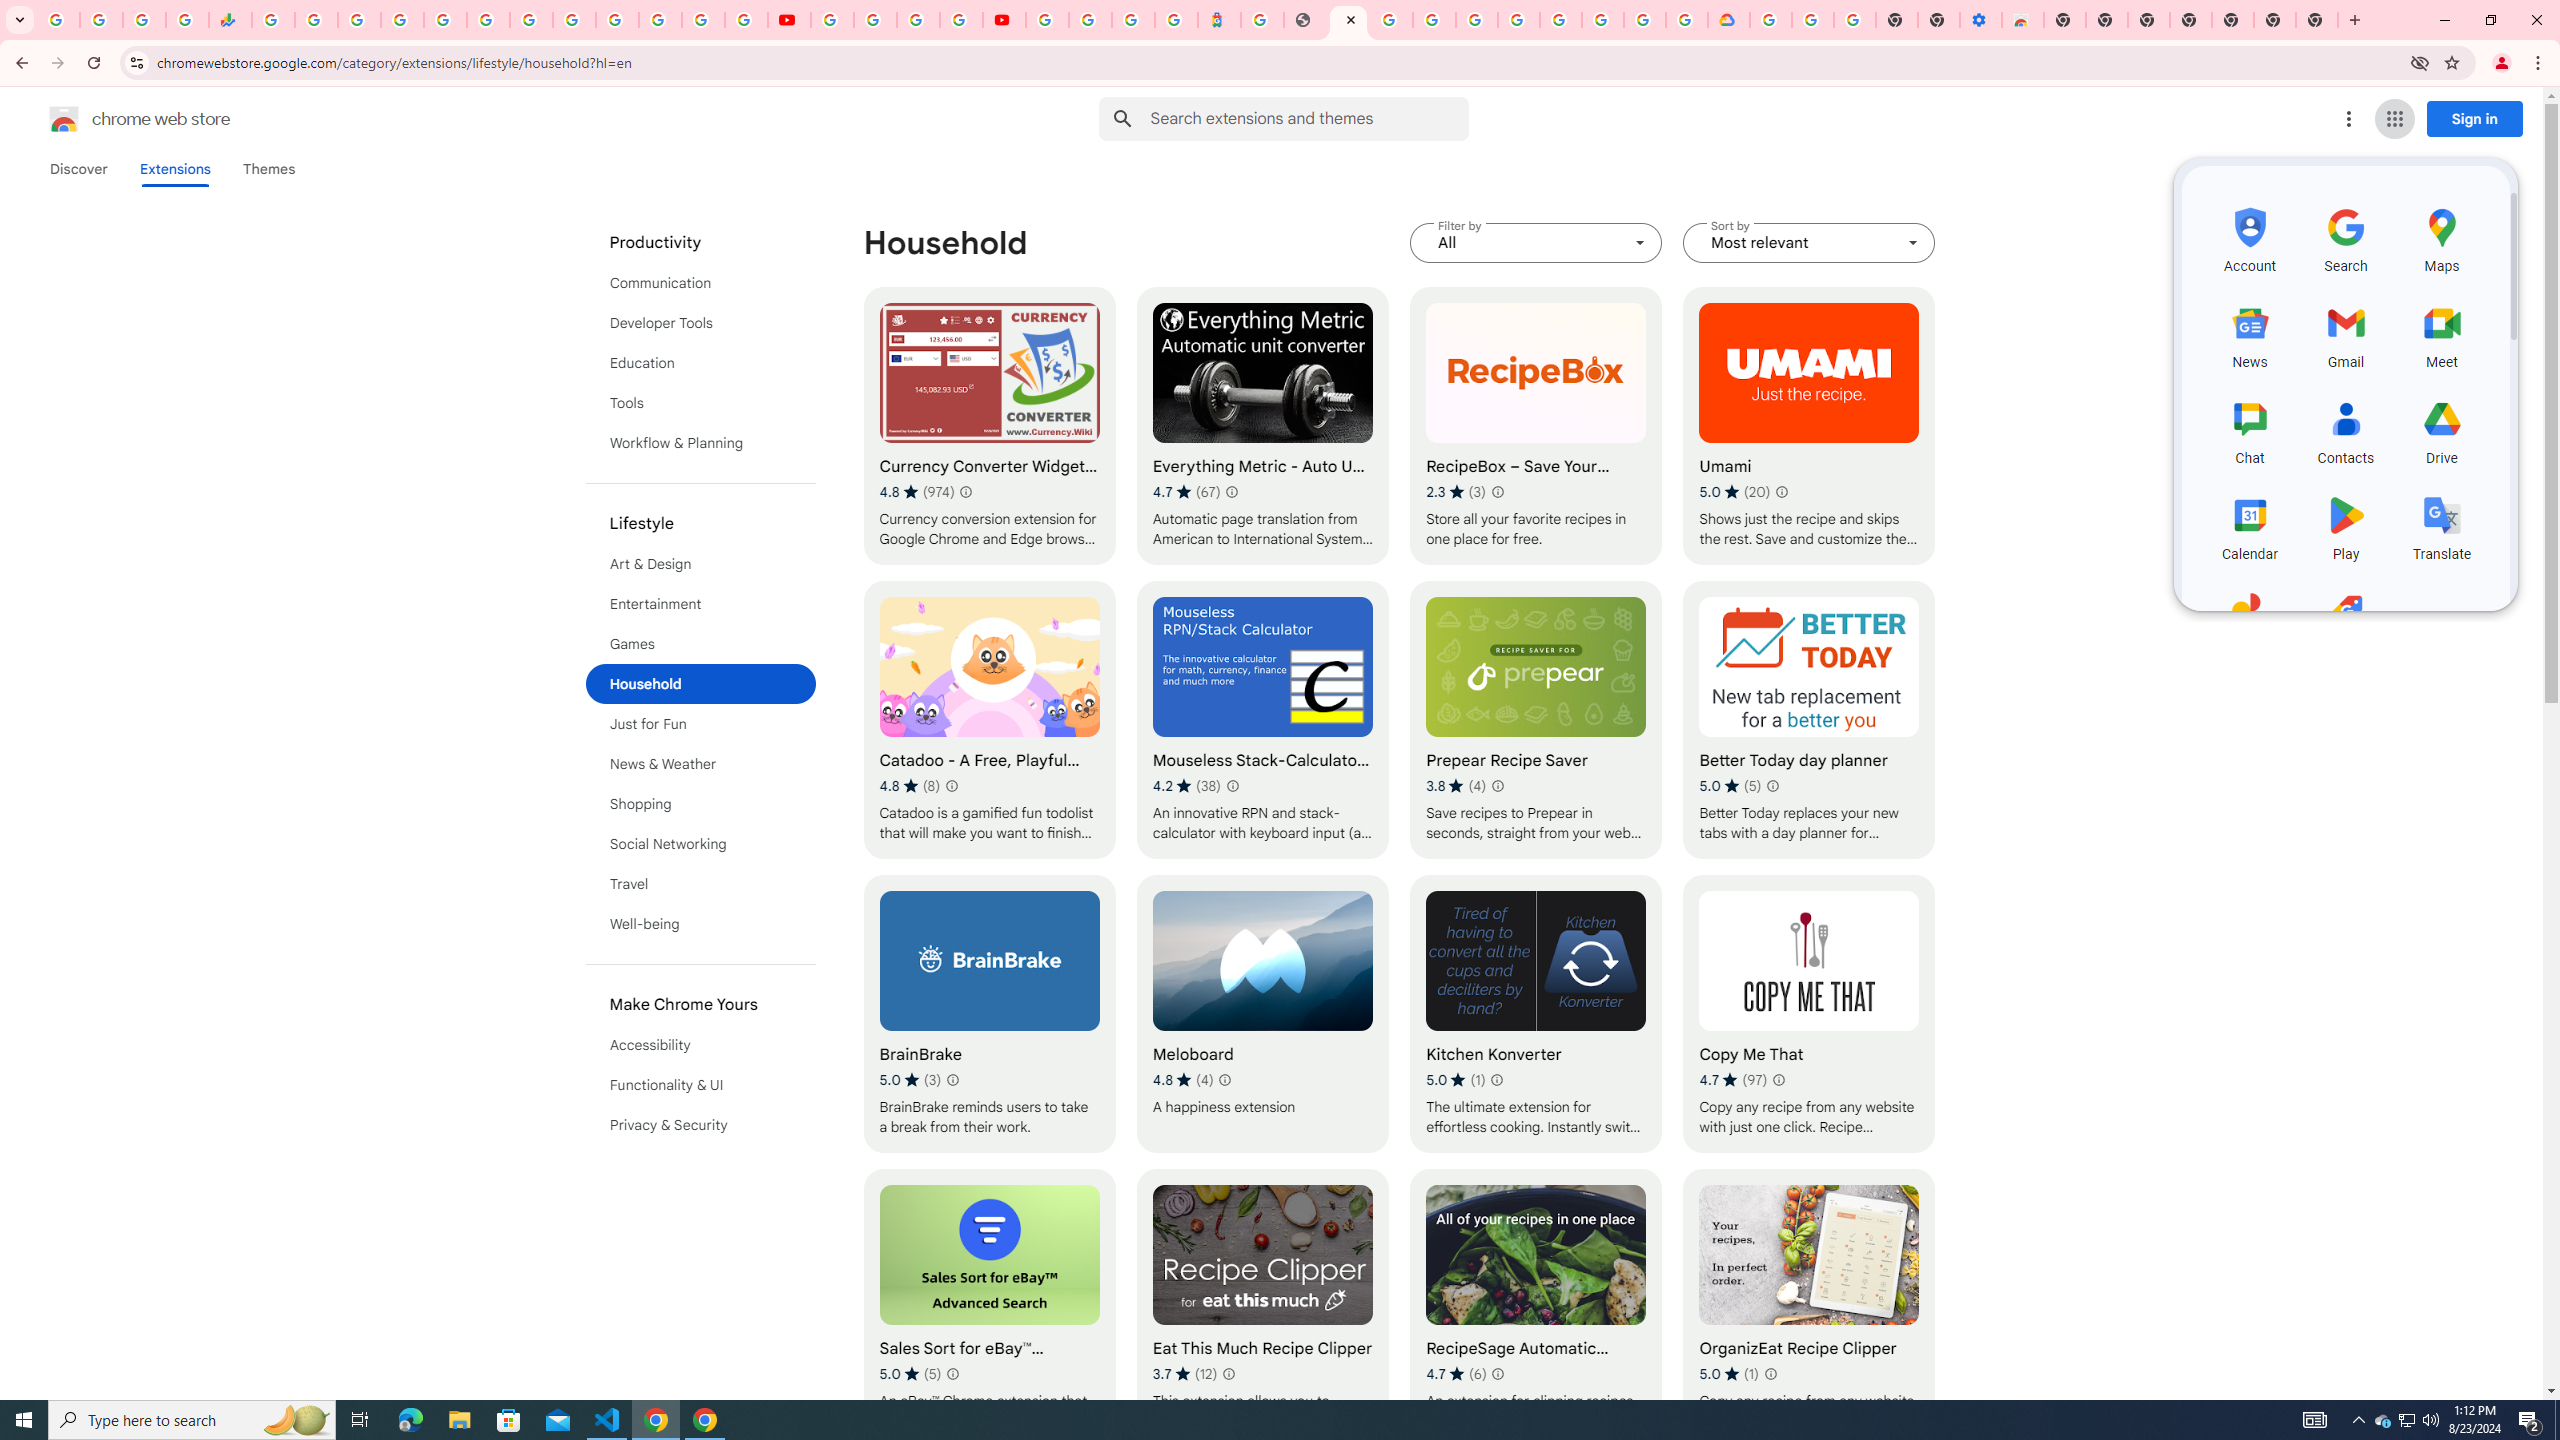 The height and width of the screenshot is (1440, 2560). Describe the element at coordinates (1854, 19) in the screenshot. I see `'Turn cookies on or off - Computer - Google Account Help'` at that location.